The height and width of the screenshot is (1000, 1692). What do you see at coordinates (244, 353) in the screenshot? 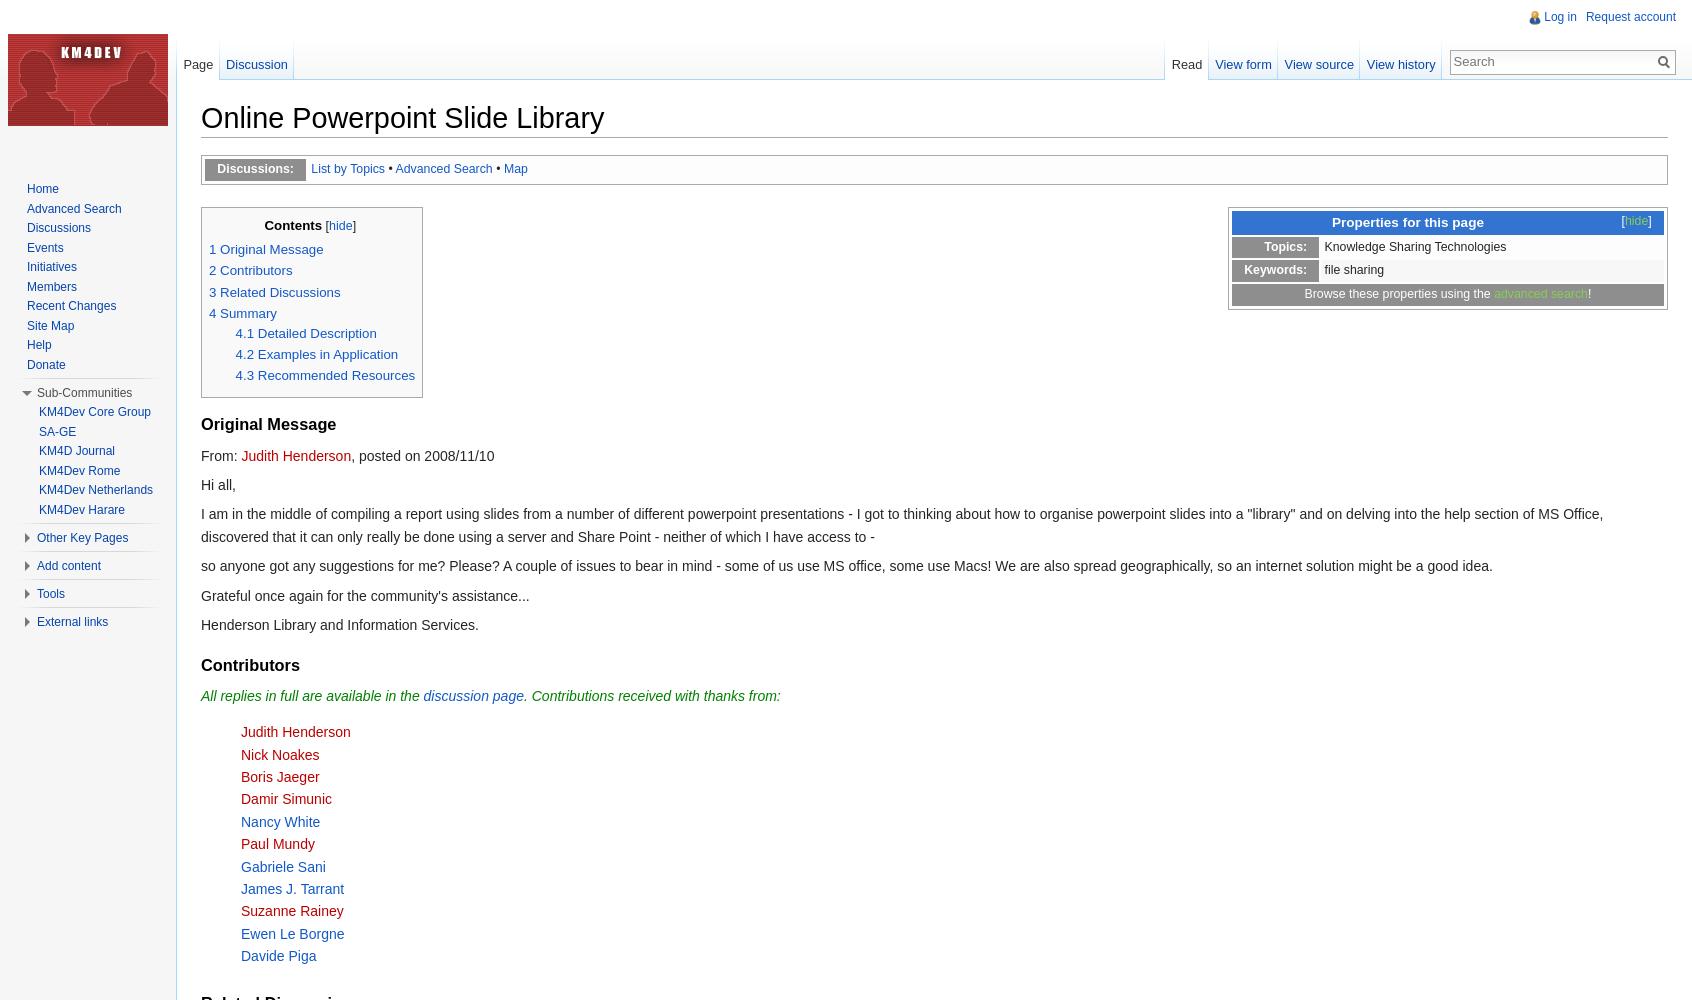
I see `'4.2'` at bounding box center [244, 353].